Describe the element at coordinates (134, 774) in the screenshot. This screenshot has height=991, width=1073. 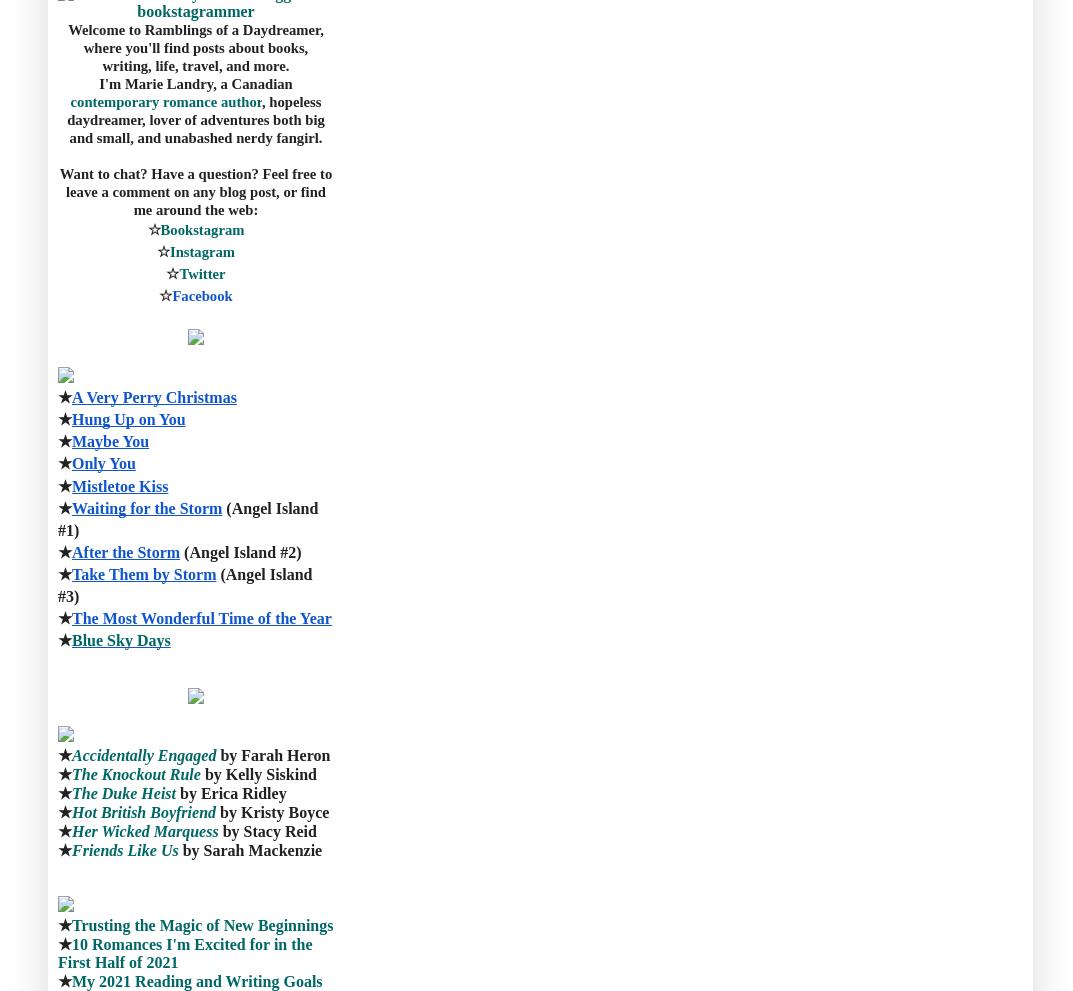
I see `'The Knockout Rule'` at that location.